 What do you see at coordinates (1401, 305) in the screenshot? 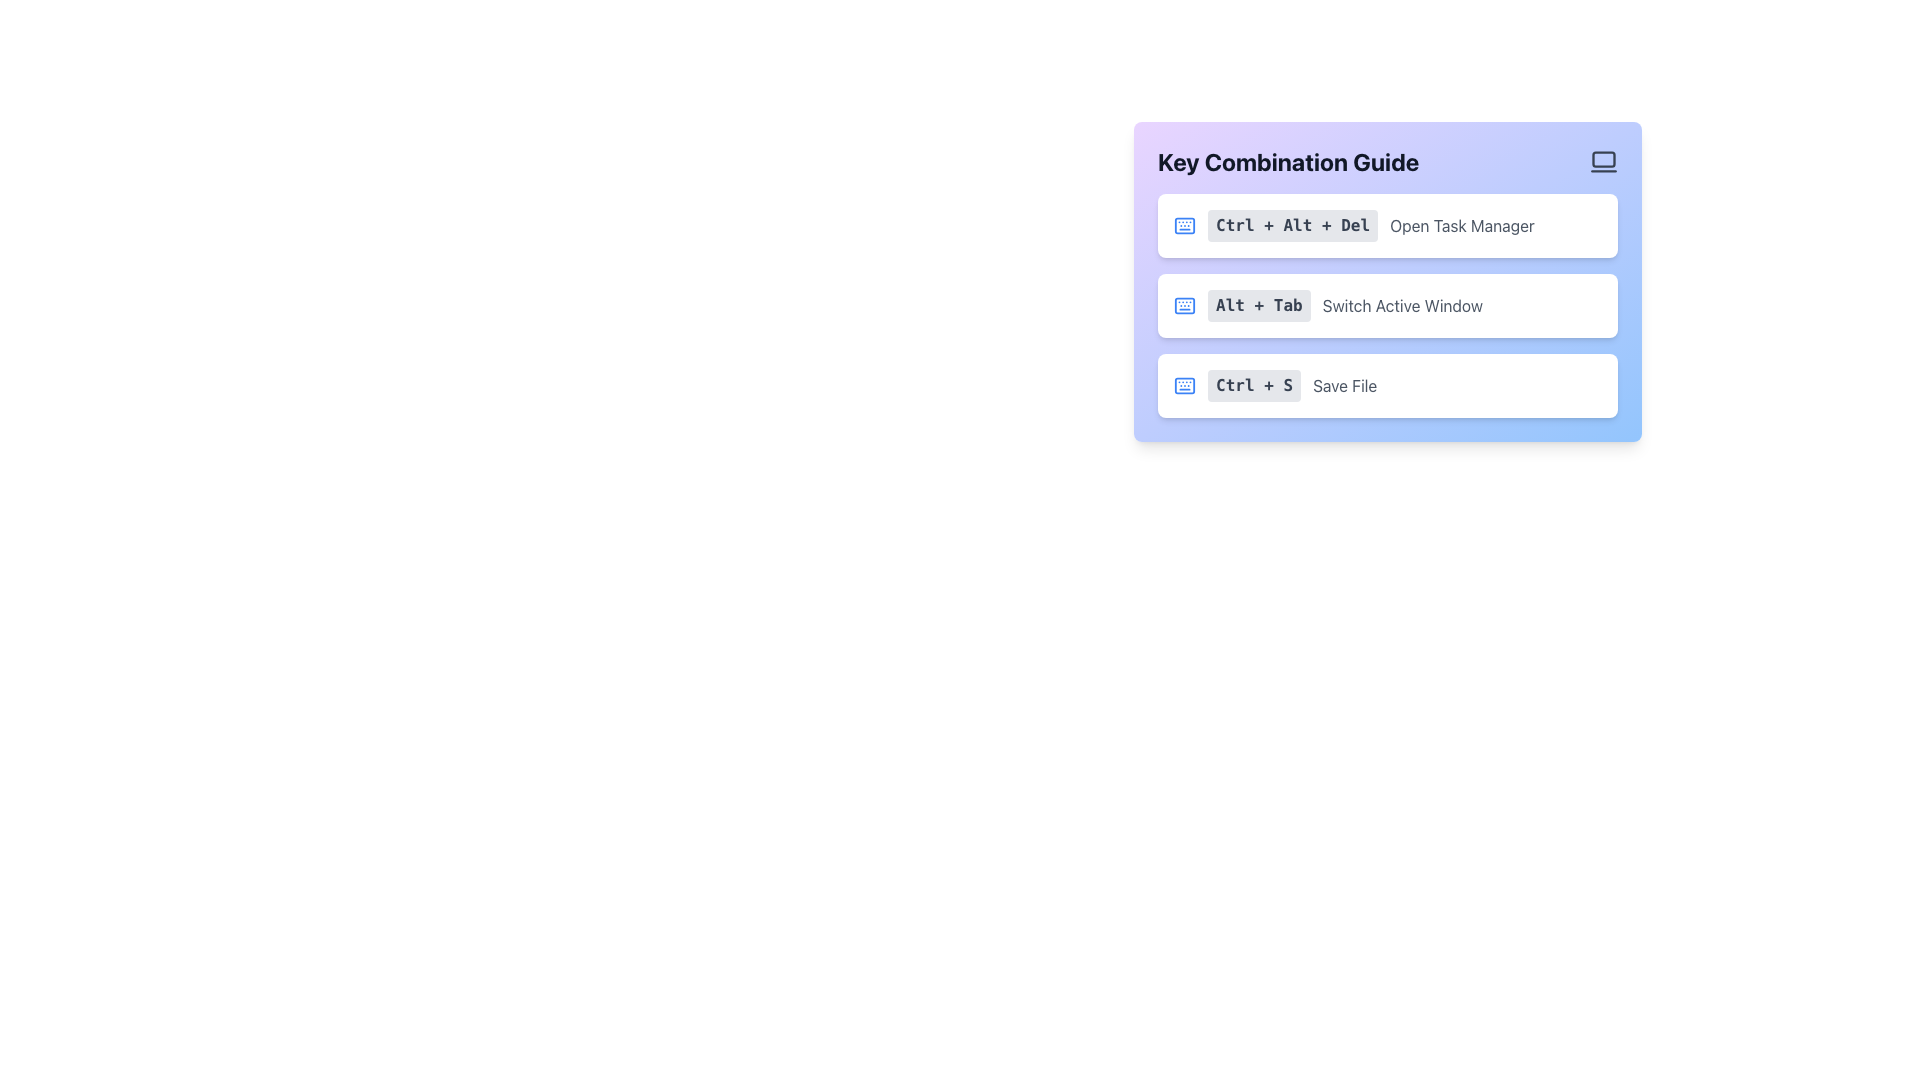
I see `the text label displaying 'Switch Active Window', which is styled in gray font and part of a horizontal layout in the key combination guide` at bounding box center [1401, 305].